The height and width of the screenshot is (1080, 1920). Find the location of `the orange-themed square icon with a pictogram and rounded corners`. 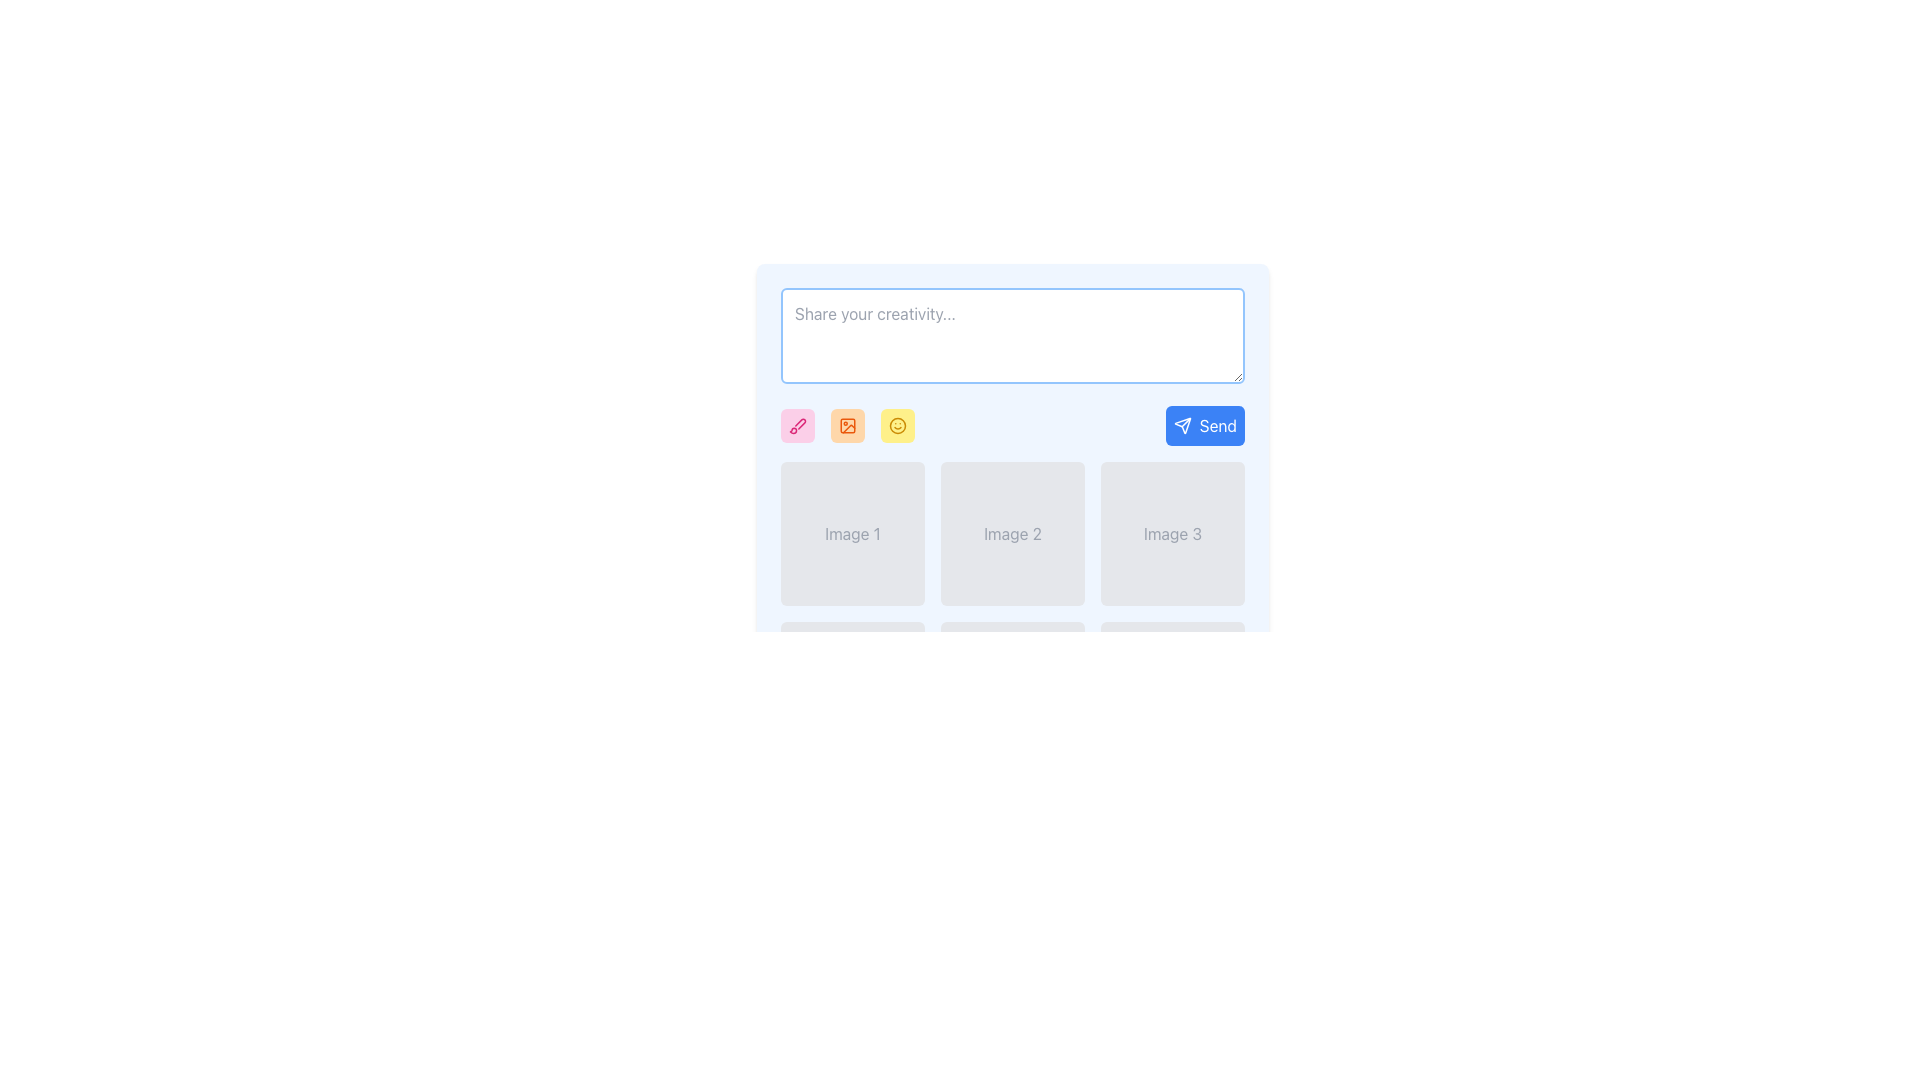

the orange-themed square icon with a pictogram and rounded corners is located at coordinates (848, 424).